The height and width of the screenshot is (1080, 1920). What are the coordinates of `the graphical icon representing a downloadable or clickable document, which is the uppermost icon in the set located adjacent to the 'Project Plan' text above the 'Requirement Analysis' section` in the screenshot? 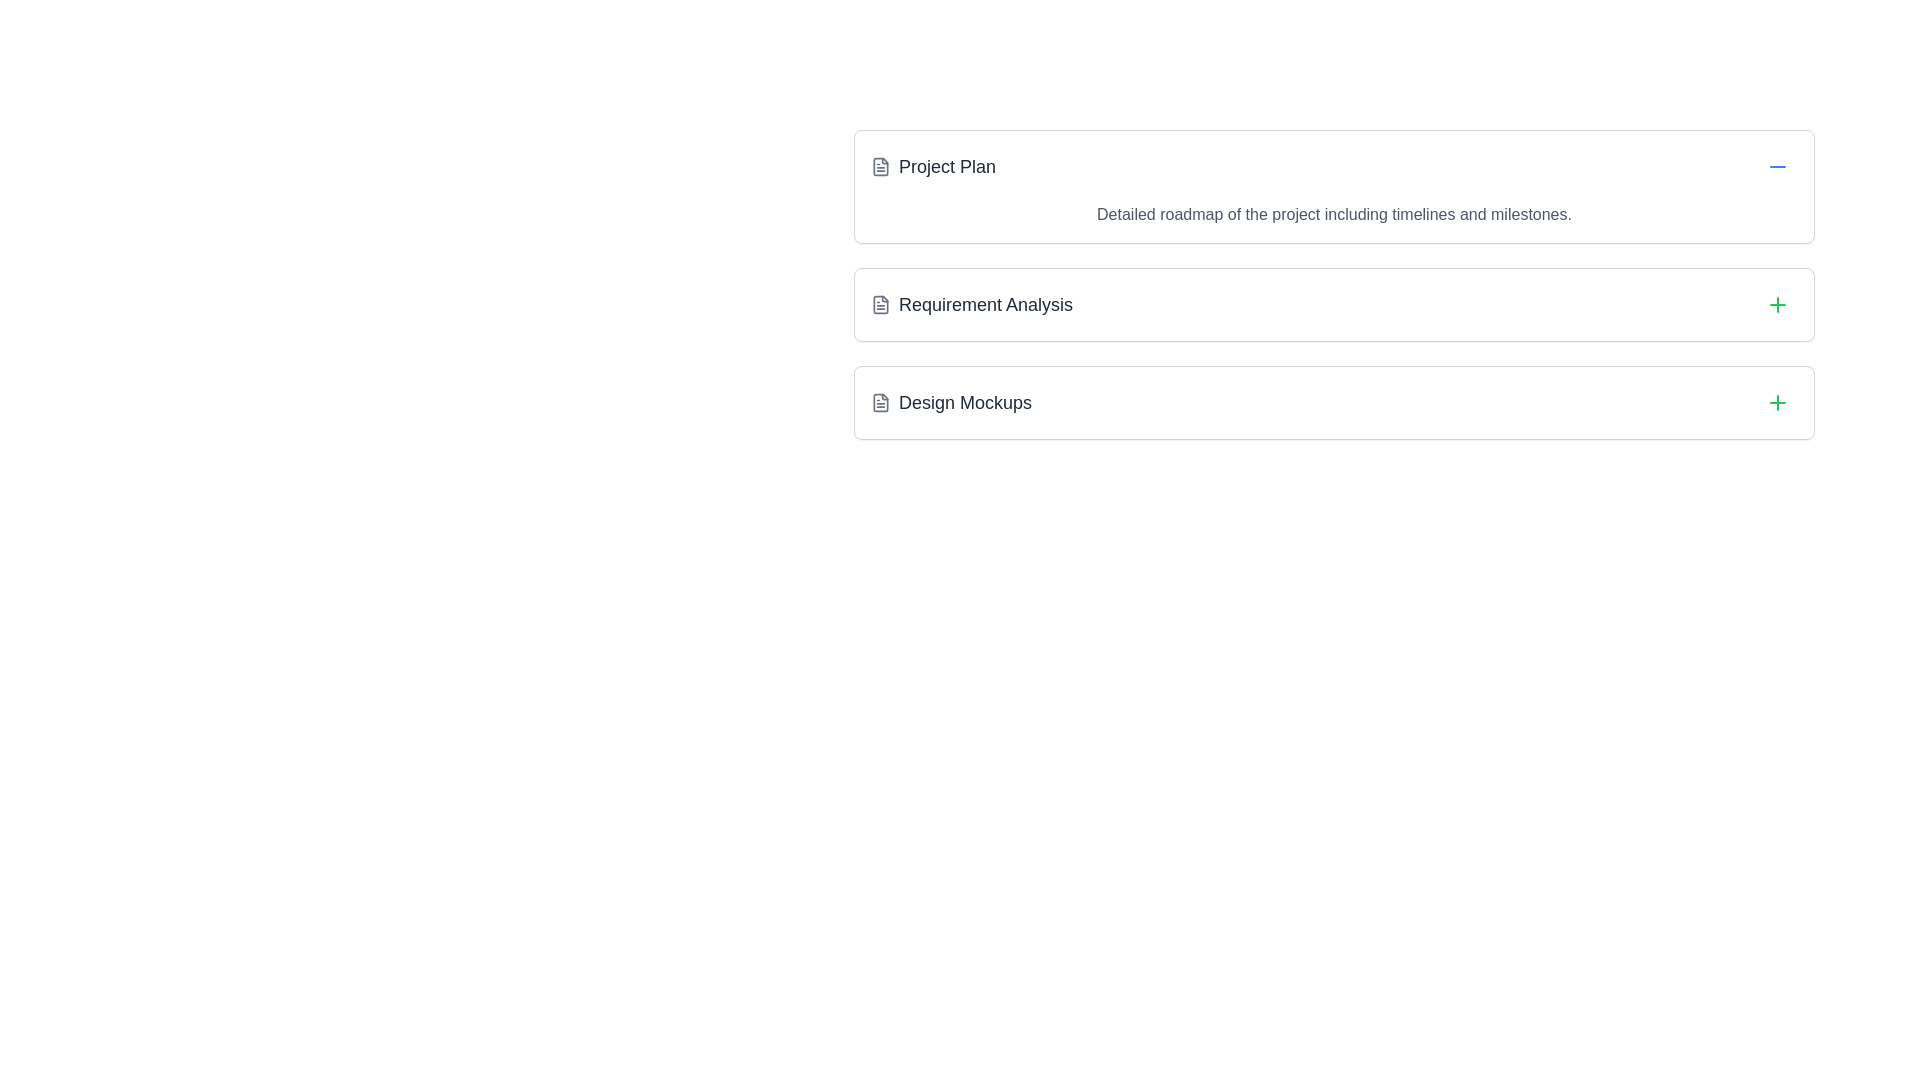 It's located at (880, 165).